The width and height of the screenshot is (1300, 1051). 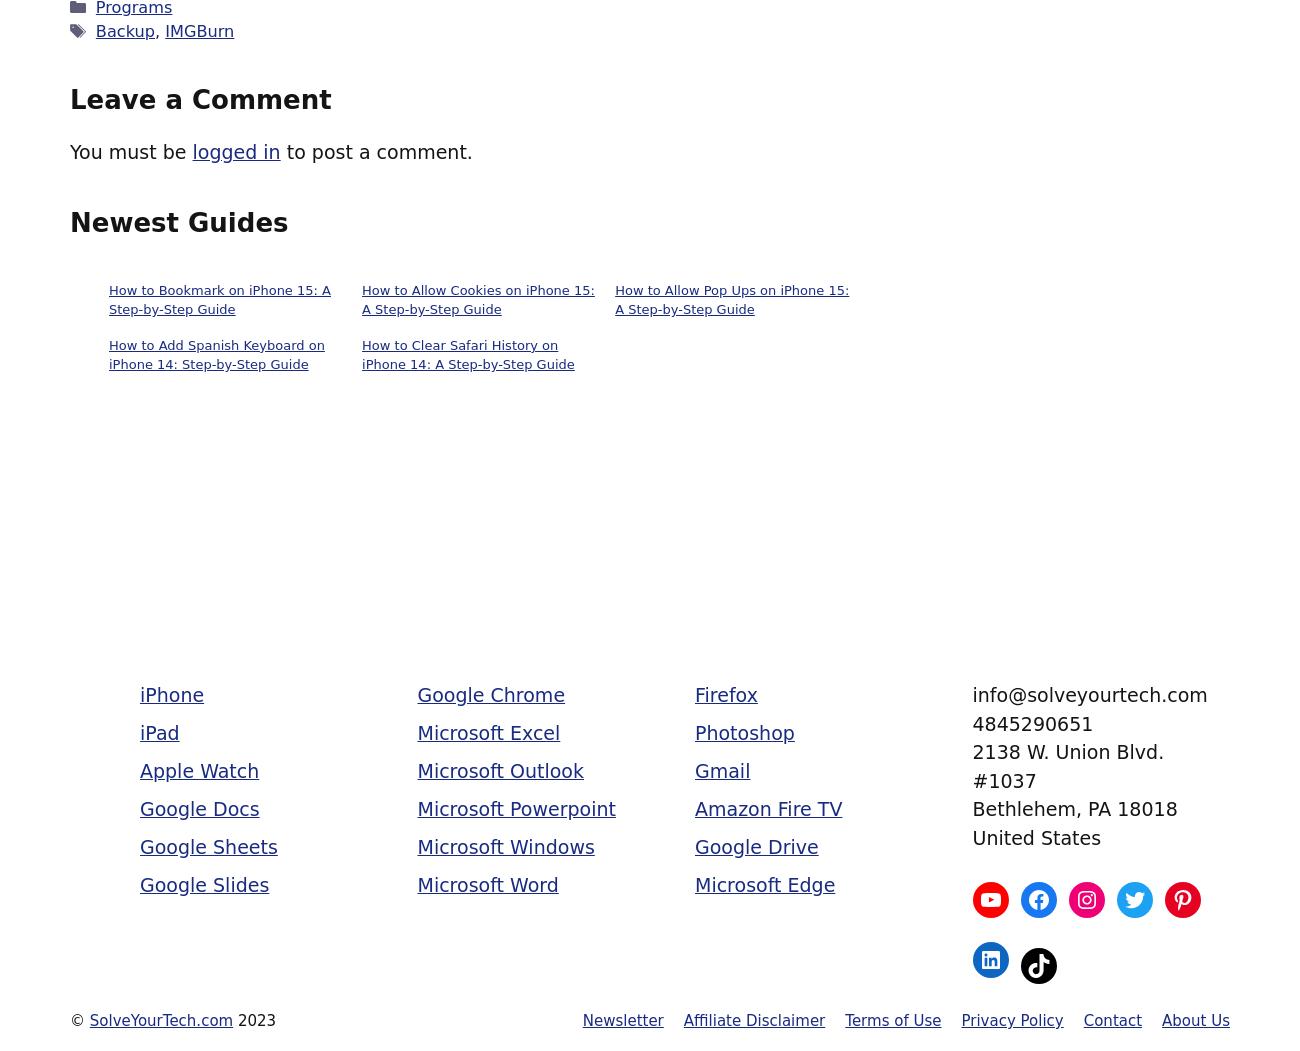 What do you see at coordinates (159, 1020) in the screenshot?
I see `'SolveYourTech.com'` at bounding box center [159, 1020].